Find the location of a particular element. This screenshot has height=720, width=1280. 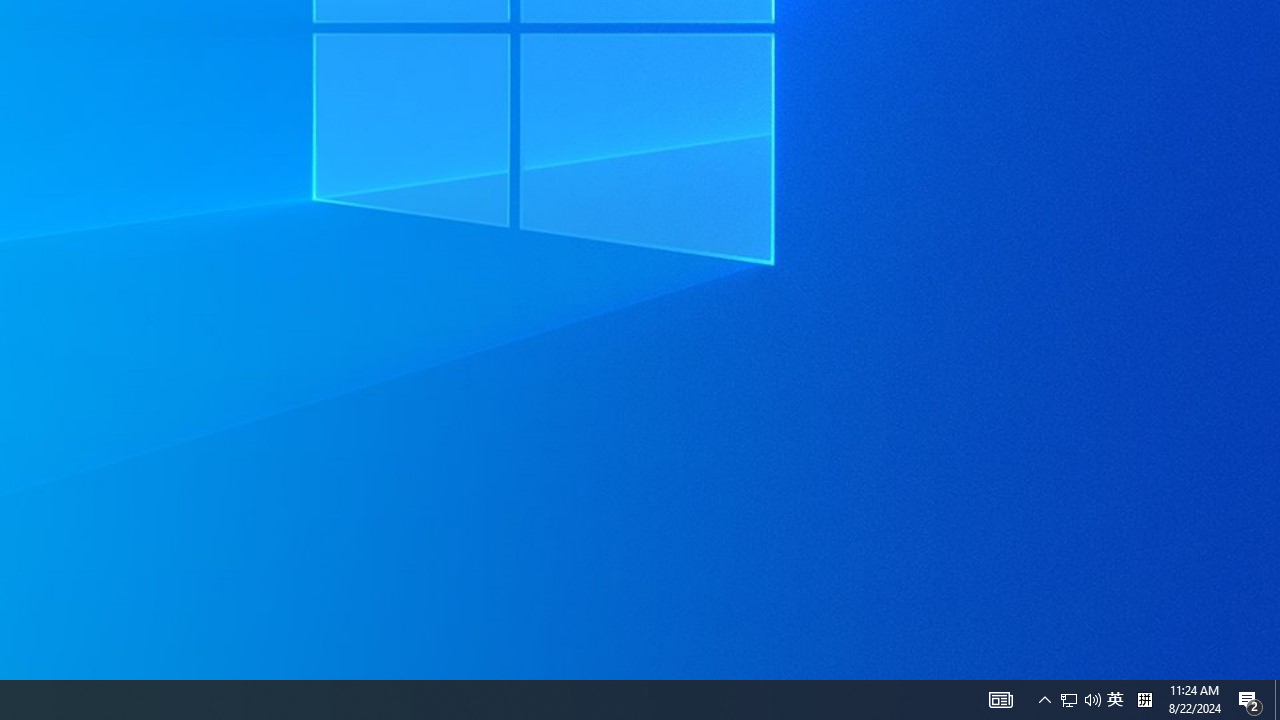

'User Promoted Notification Area' is located at coordinates (1092, 698).